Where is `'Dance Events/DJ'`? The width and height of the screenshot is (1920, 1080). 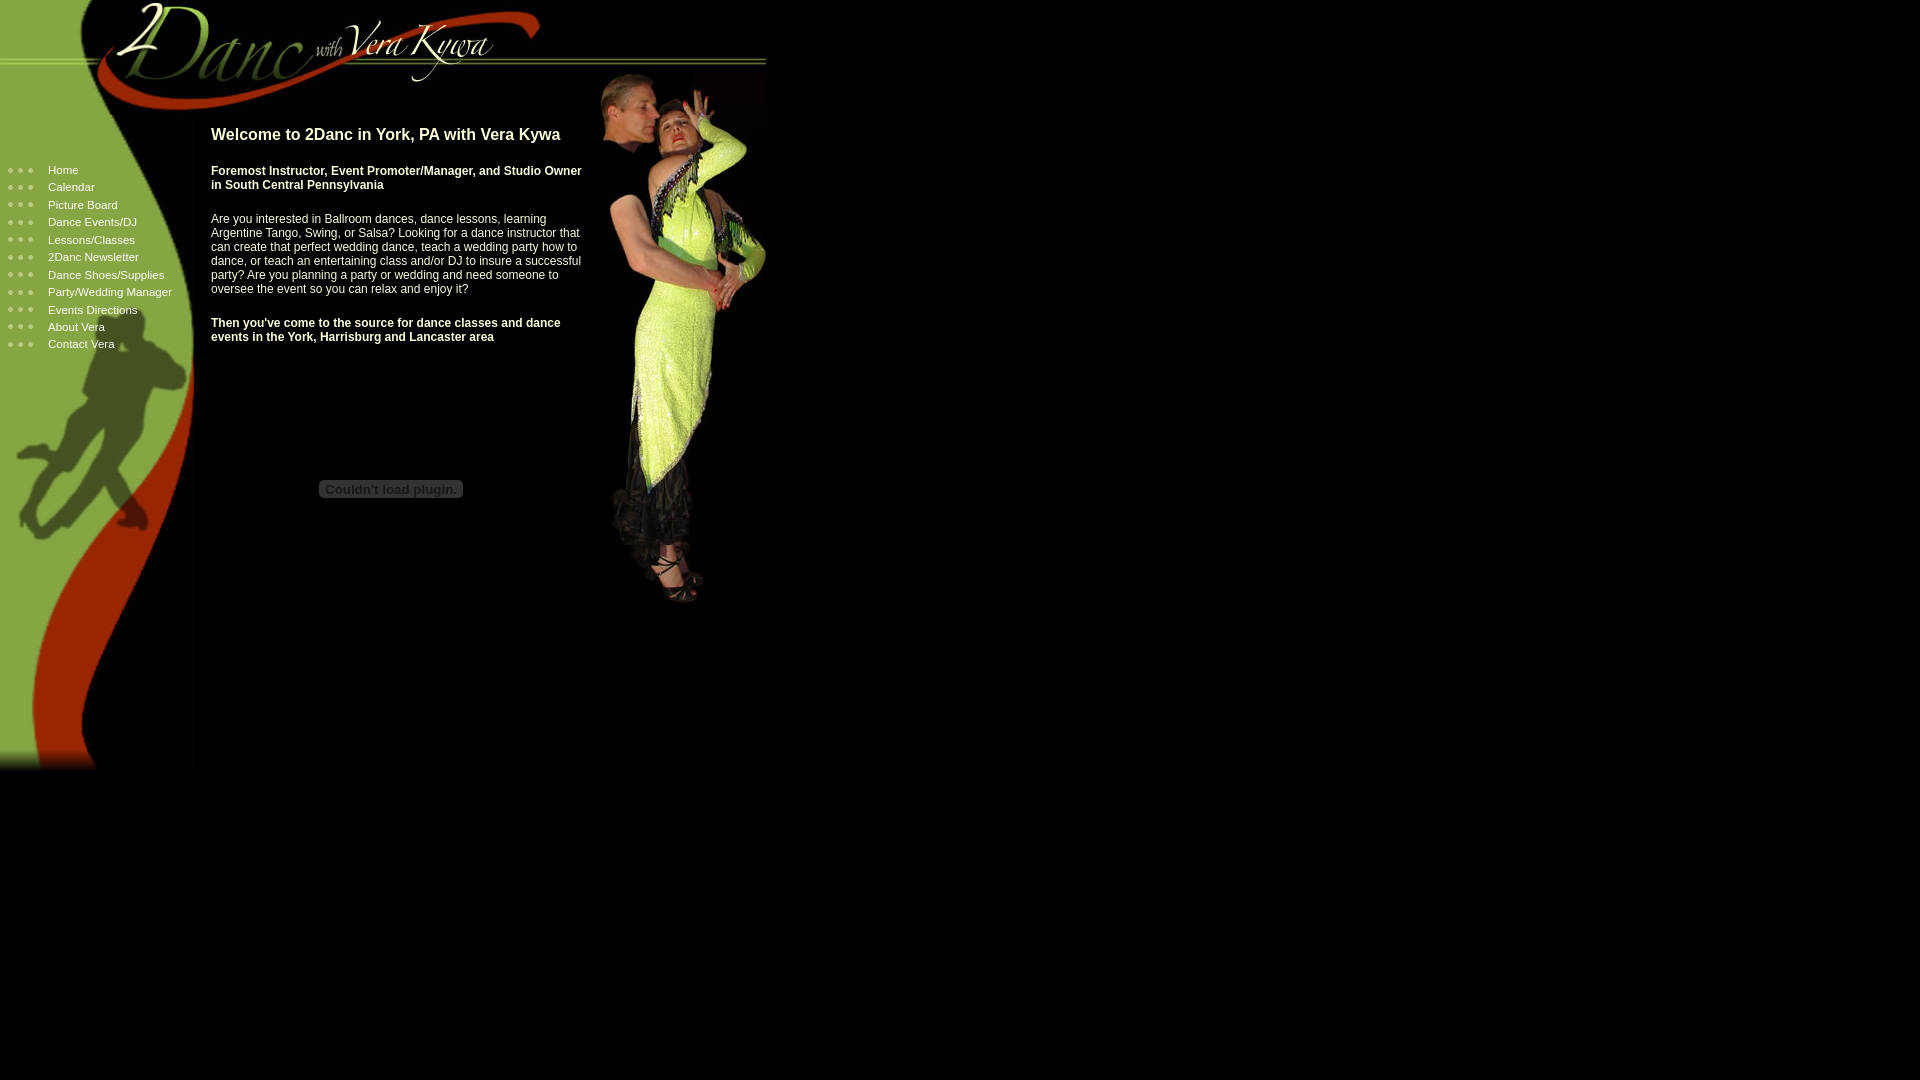
'Dance Events/DJ' is located at coordinates (72, 222).